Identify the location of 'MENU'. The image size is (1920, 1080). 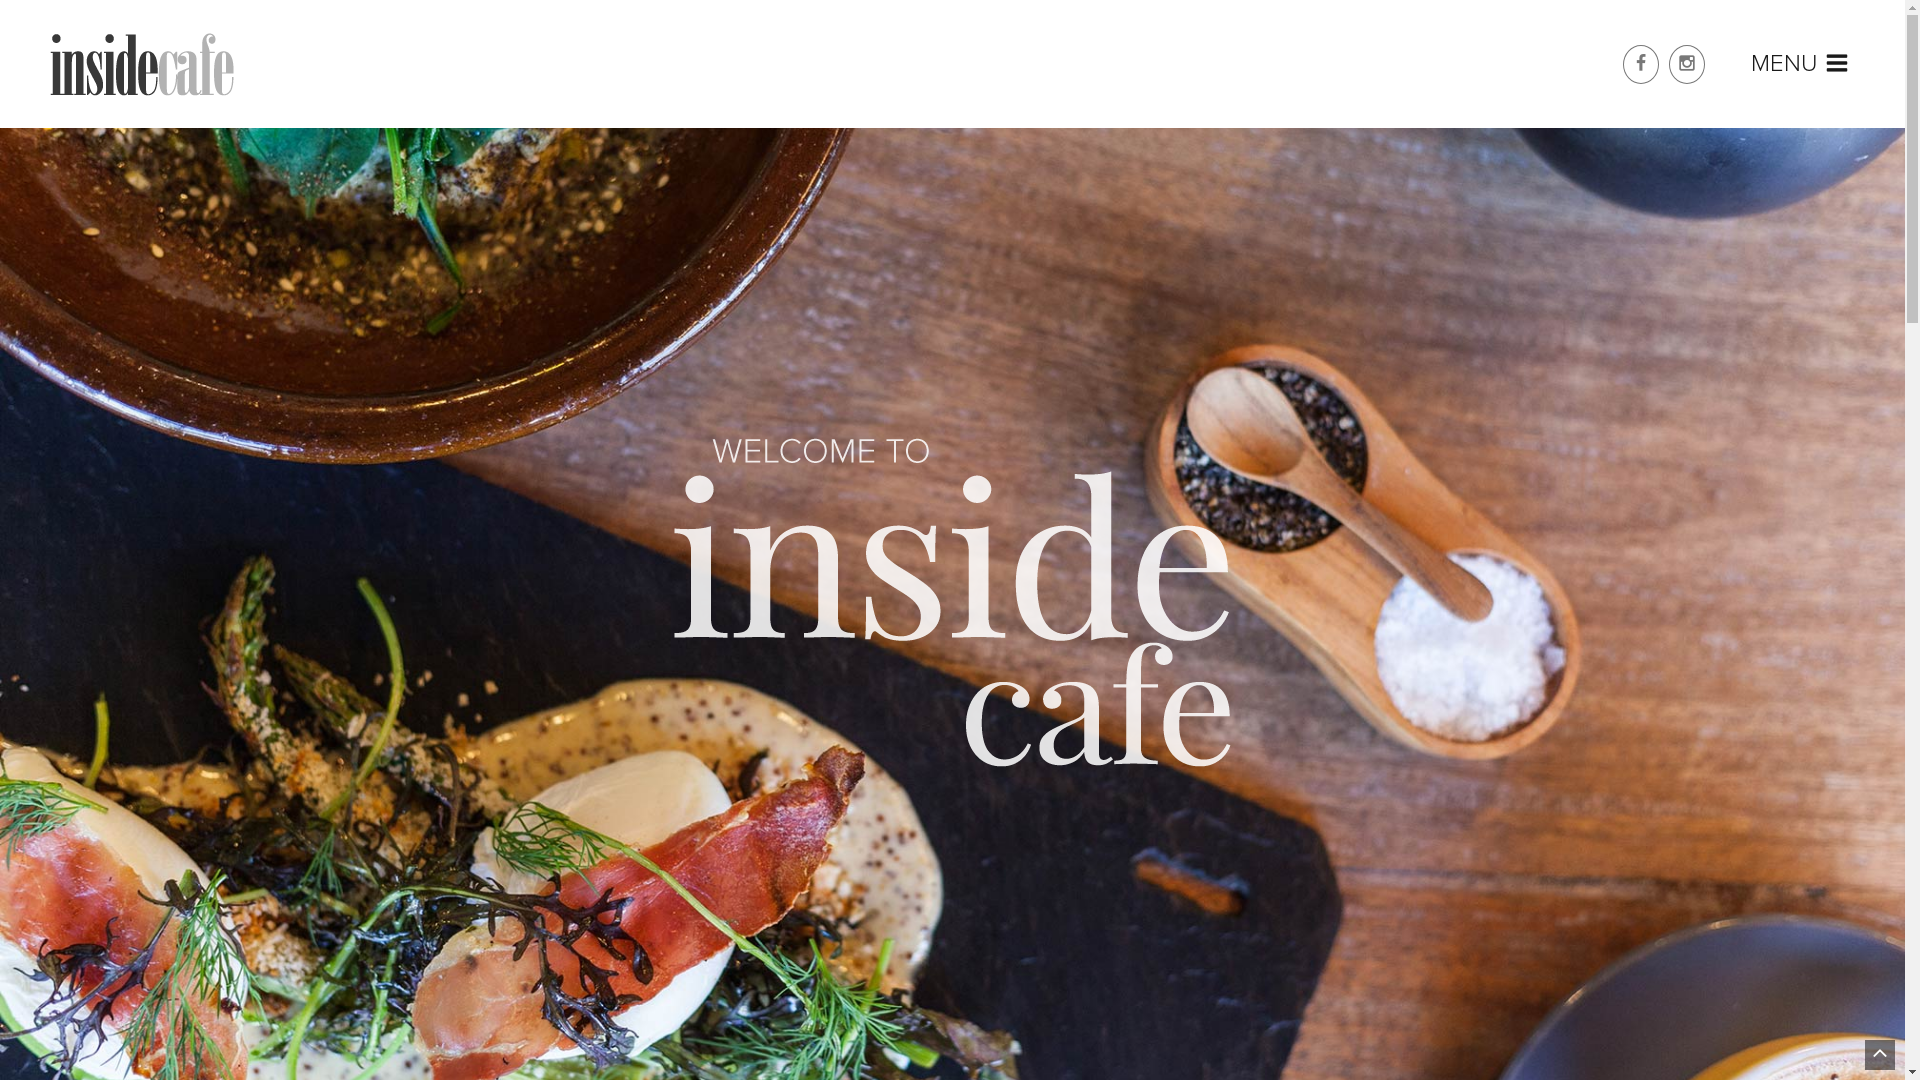
(1800, 64).